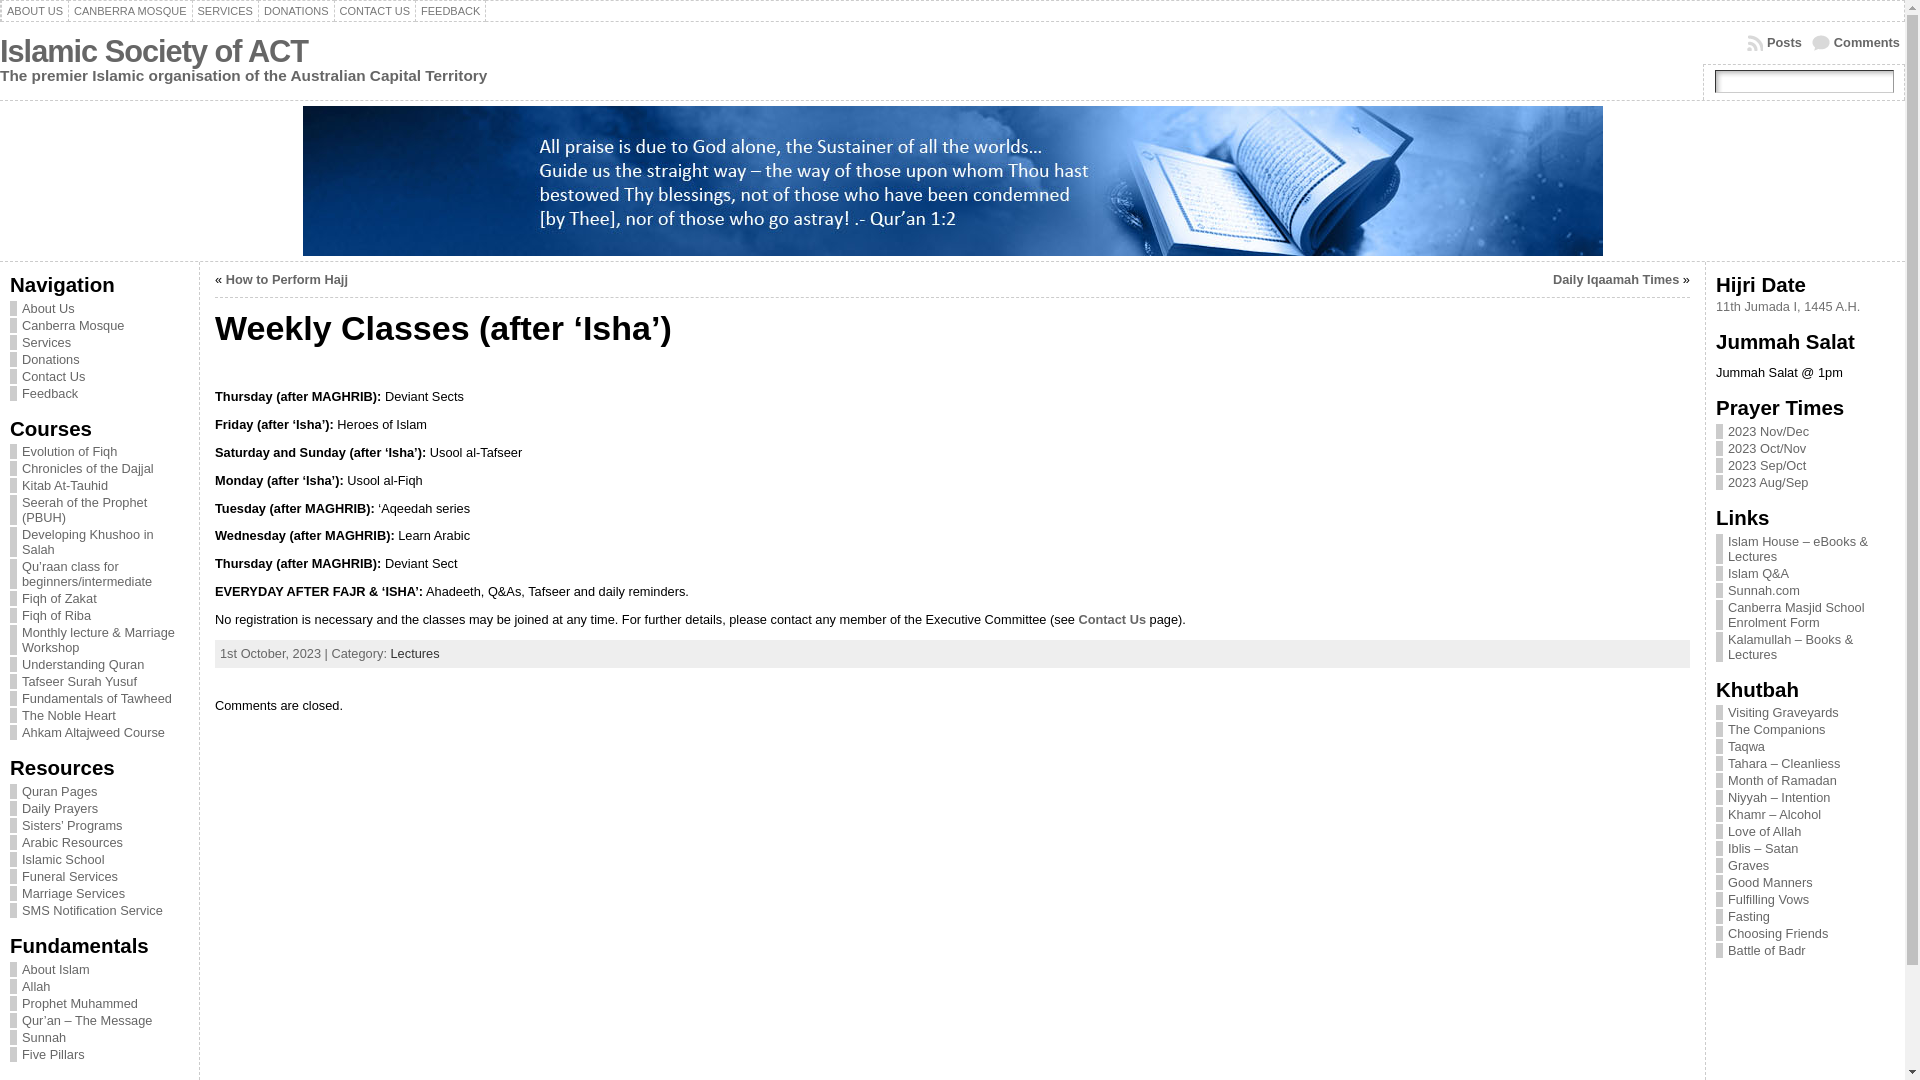  What do you see at coordinates (98, 697) in the screenshot?
I see `'Fundamentals of Tawheed'` at bounding box center [98, 697].